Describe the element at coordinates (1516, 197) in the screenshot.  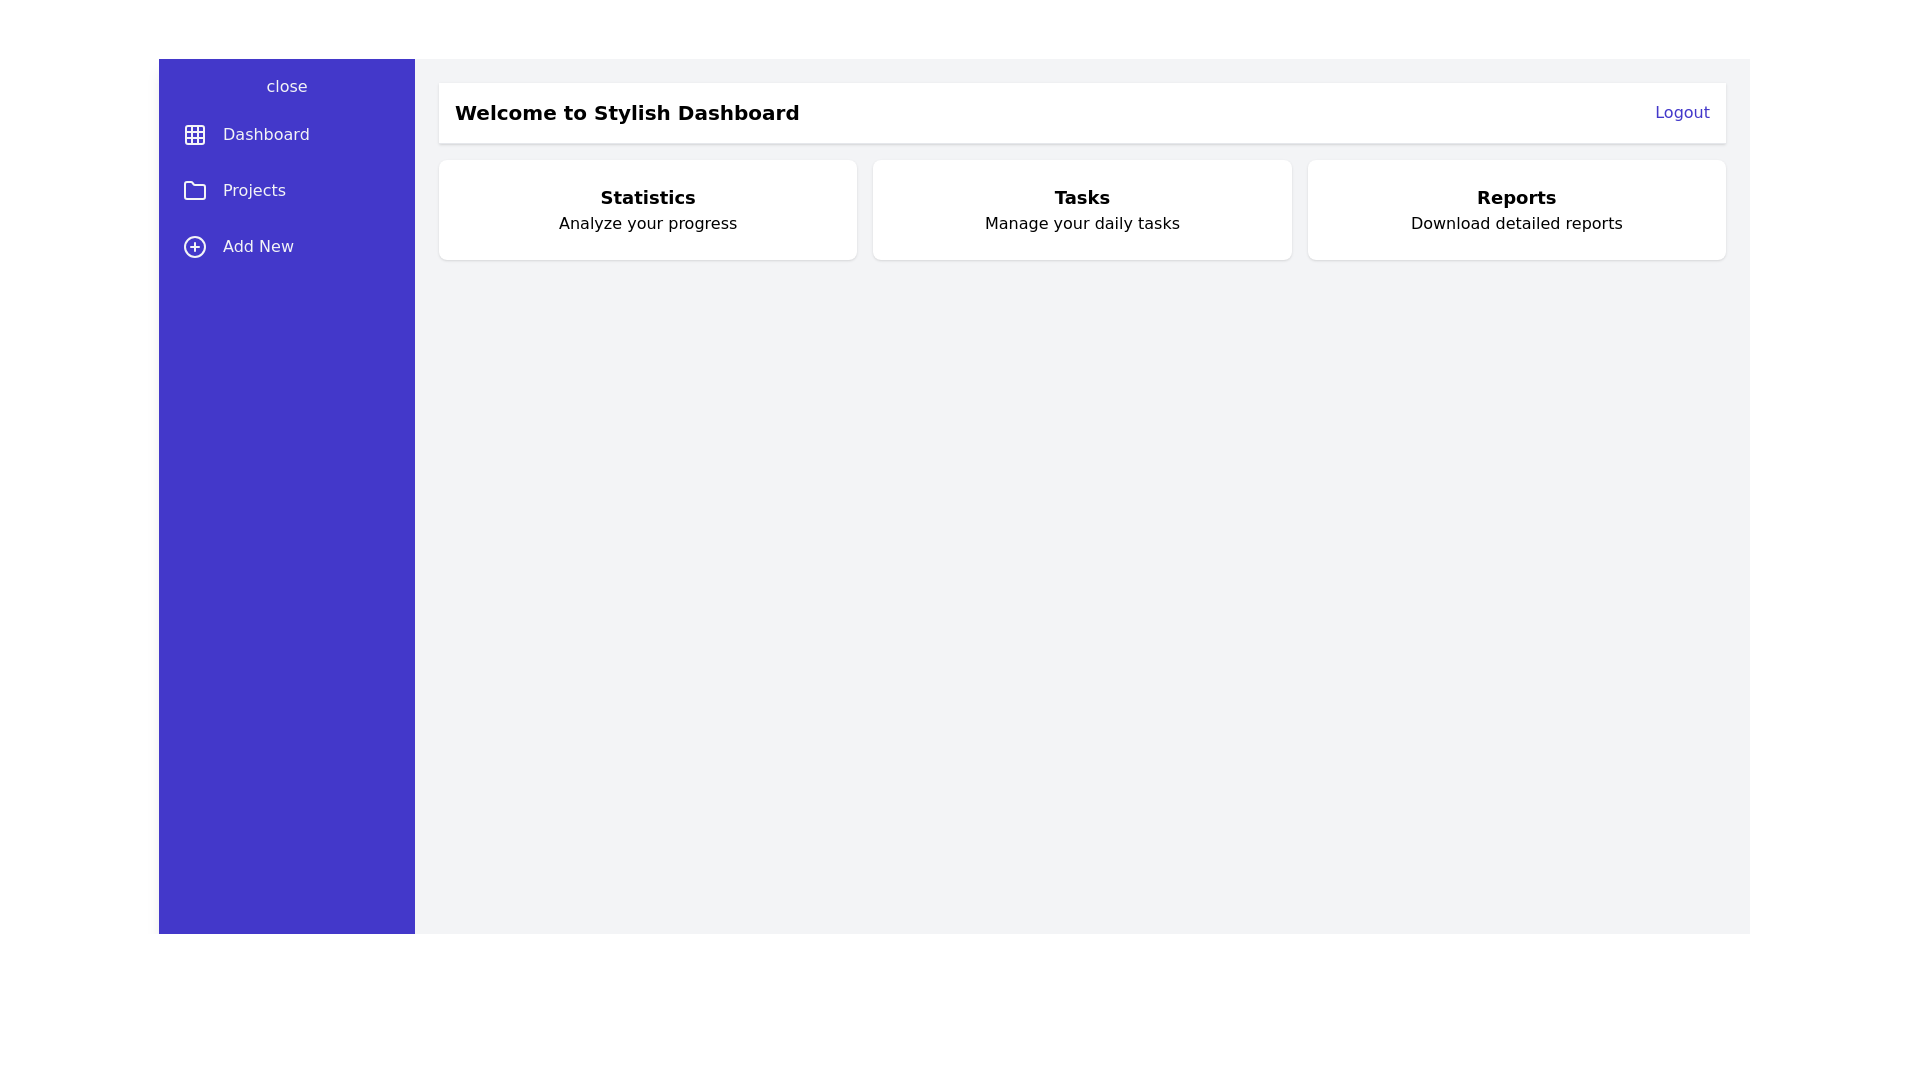
I see `the heading text for the 'Reports' section, which is located above 'Download detailed reports' in the top-right quadrant of the interface` at that location.